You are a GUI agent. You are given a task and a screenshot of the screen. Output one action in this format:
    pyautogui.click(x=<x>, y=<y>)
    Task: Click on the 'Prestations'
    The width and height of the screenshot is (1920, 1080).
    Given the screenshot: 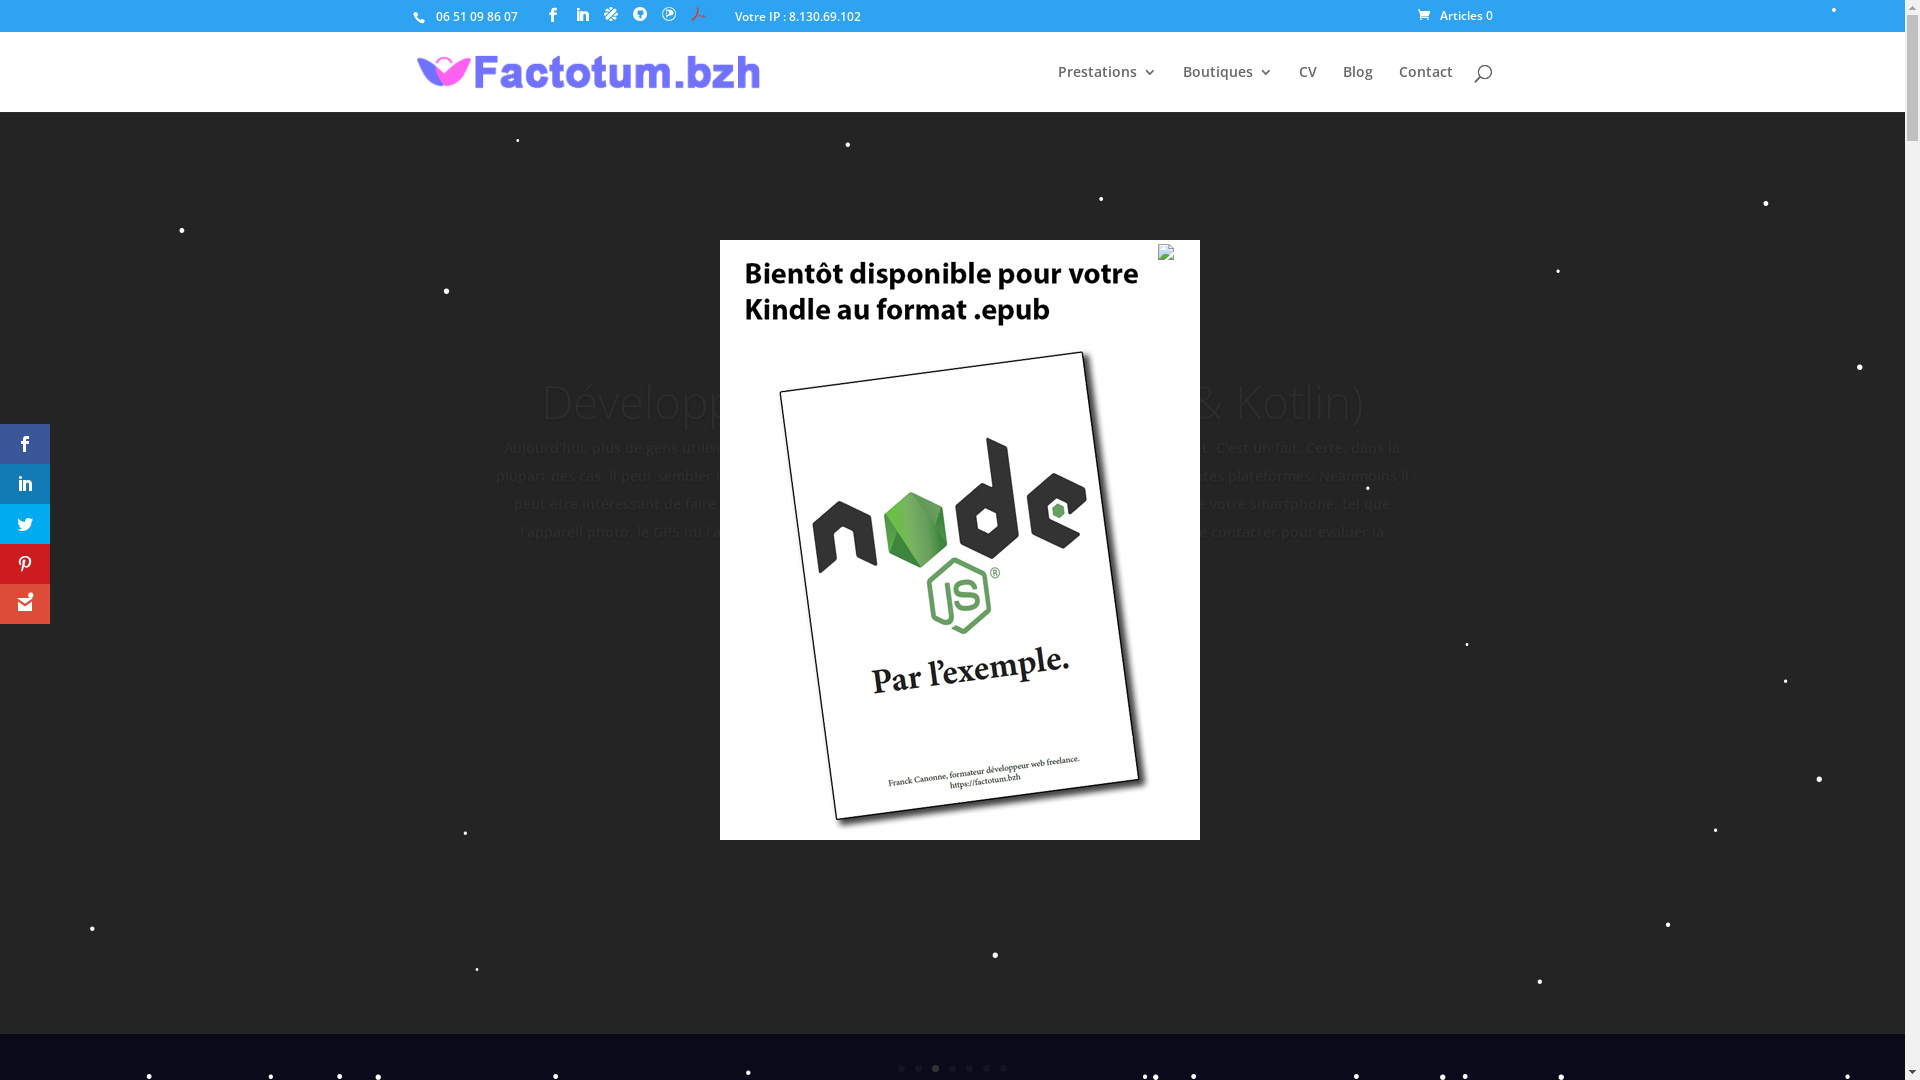 What is the action you would take?
    pyautogui.click(x=1106, y=87)
    